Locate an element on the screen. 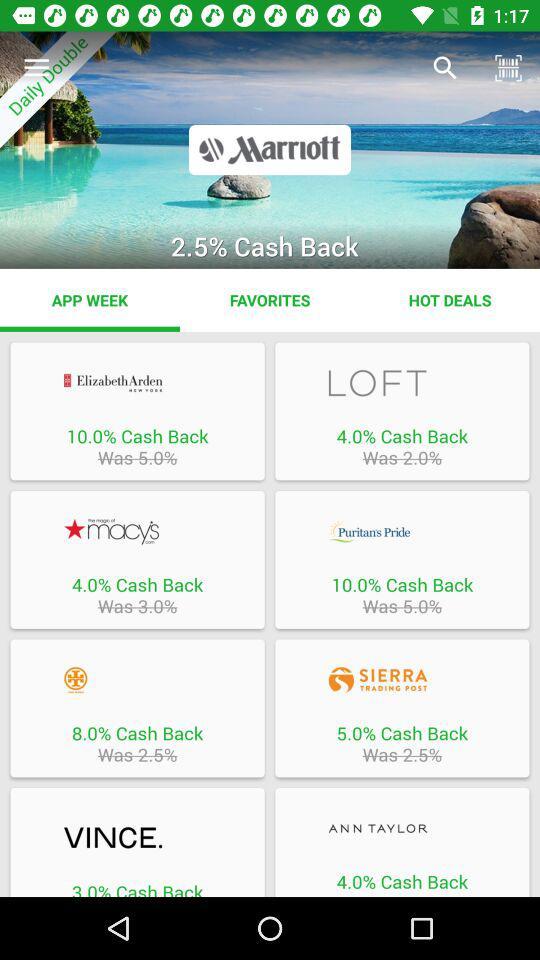  access site is located at coordinates (402, 530).